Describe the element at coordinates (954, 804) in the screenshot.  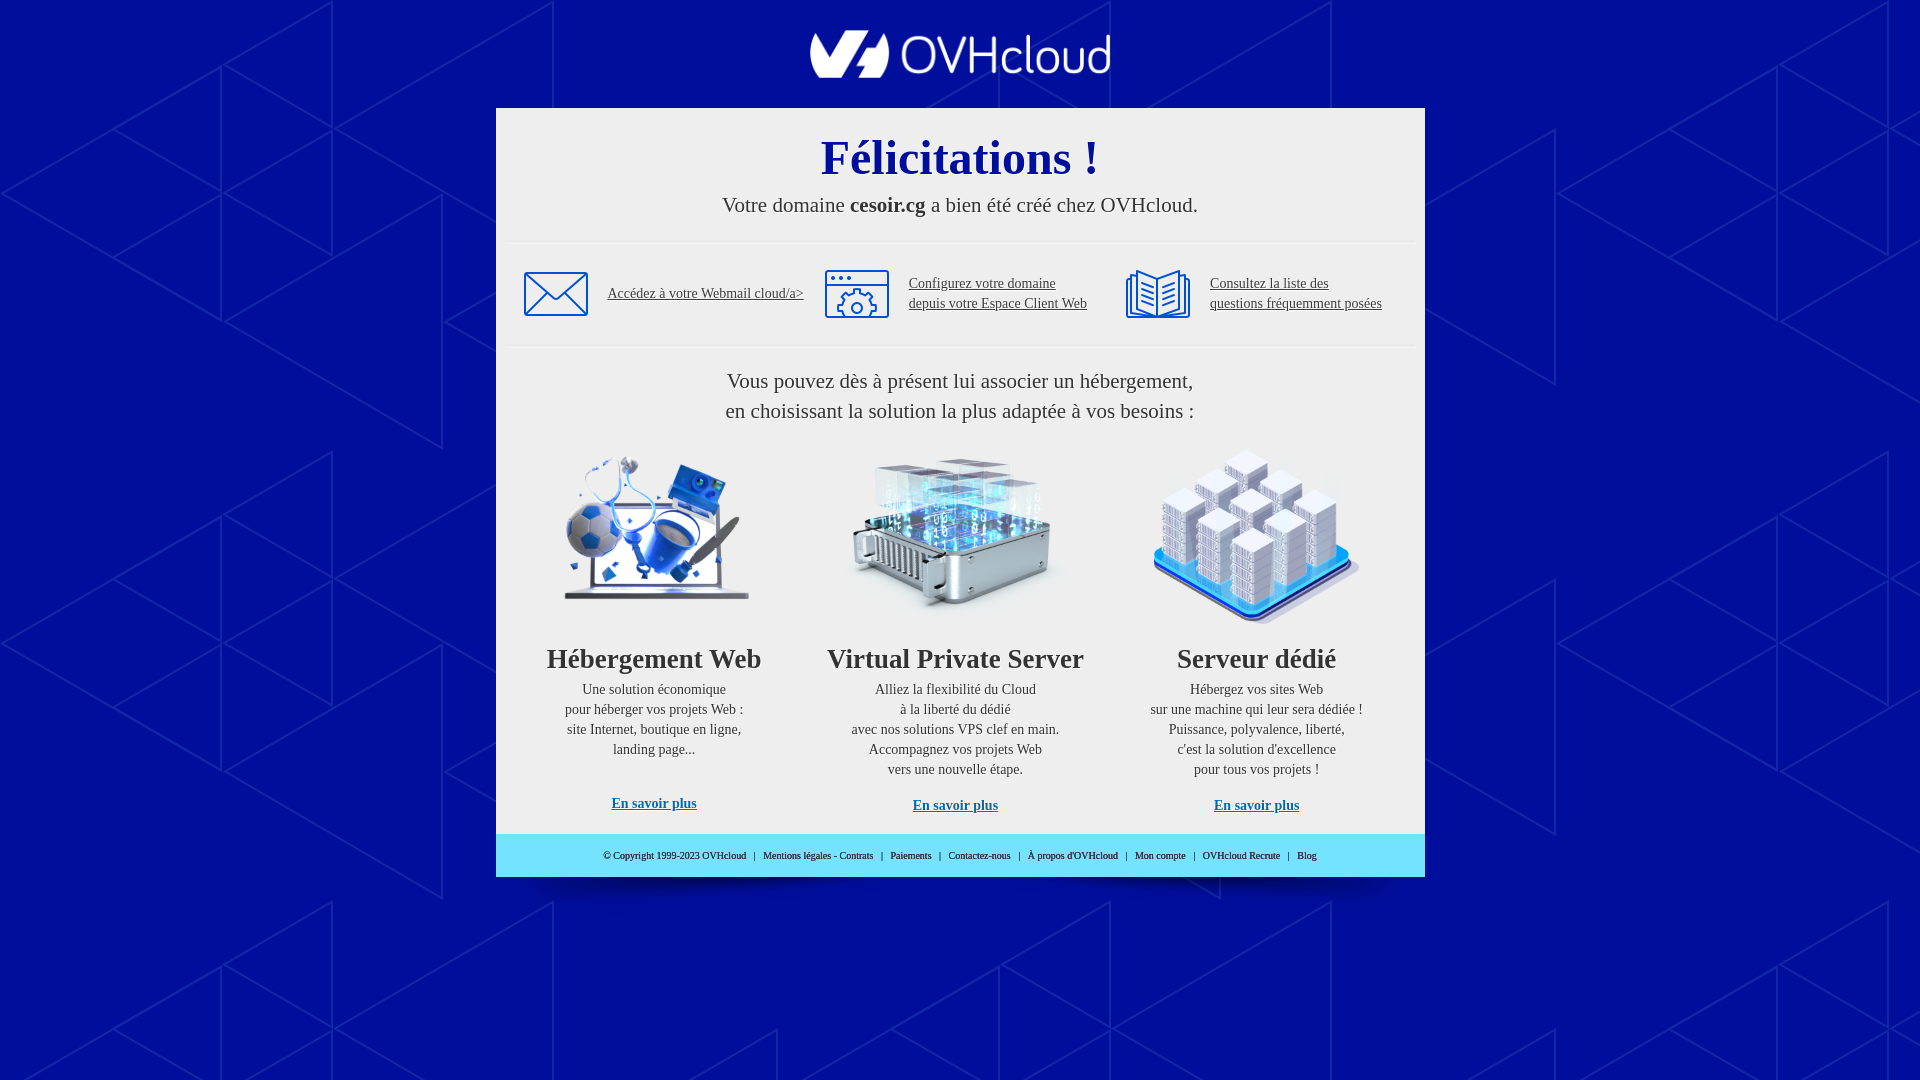
I see `'En savoir plus'` at that location.